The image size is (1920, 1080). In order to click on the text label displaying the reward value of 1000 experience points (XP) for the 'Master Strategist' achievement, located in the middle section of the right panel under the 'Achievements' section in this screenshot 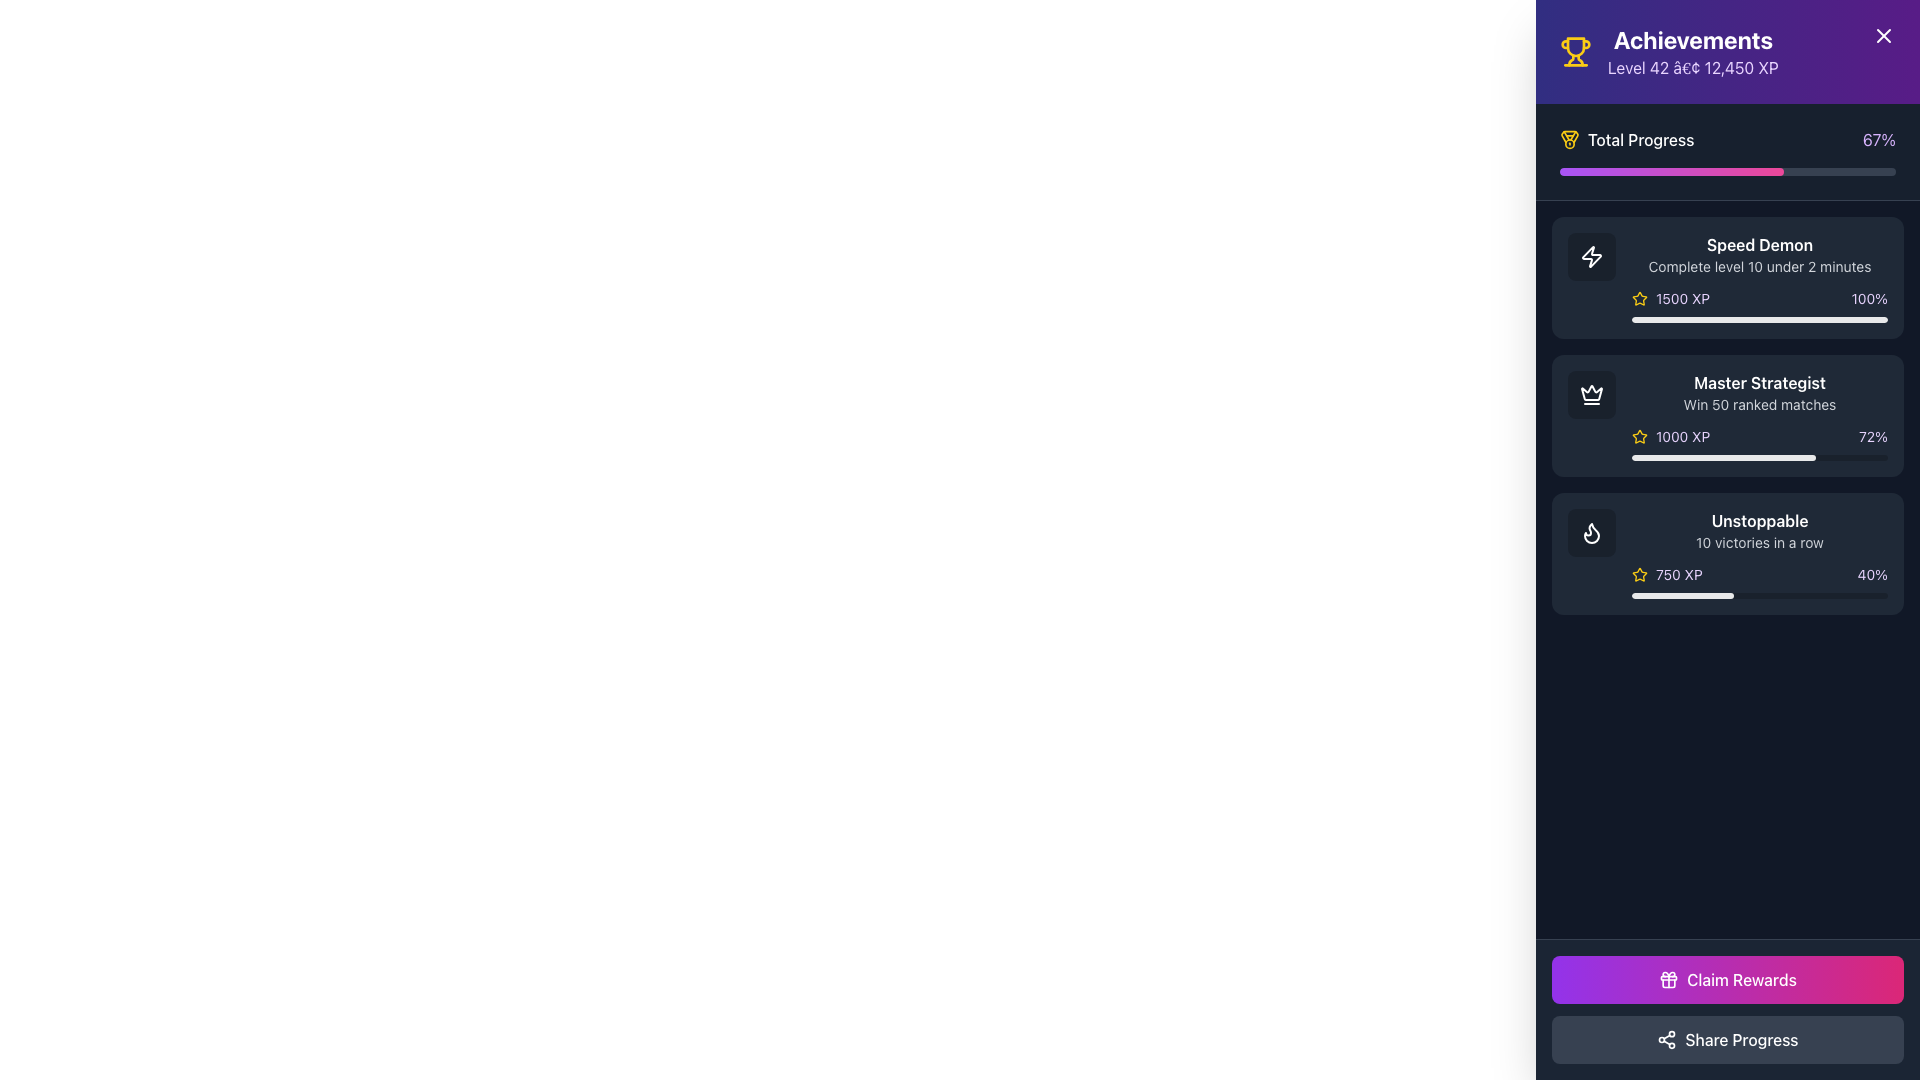, I will do `click(1682, 435)`.